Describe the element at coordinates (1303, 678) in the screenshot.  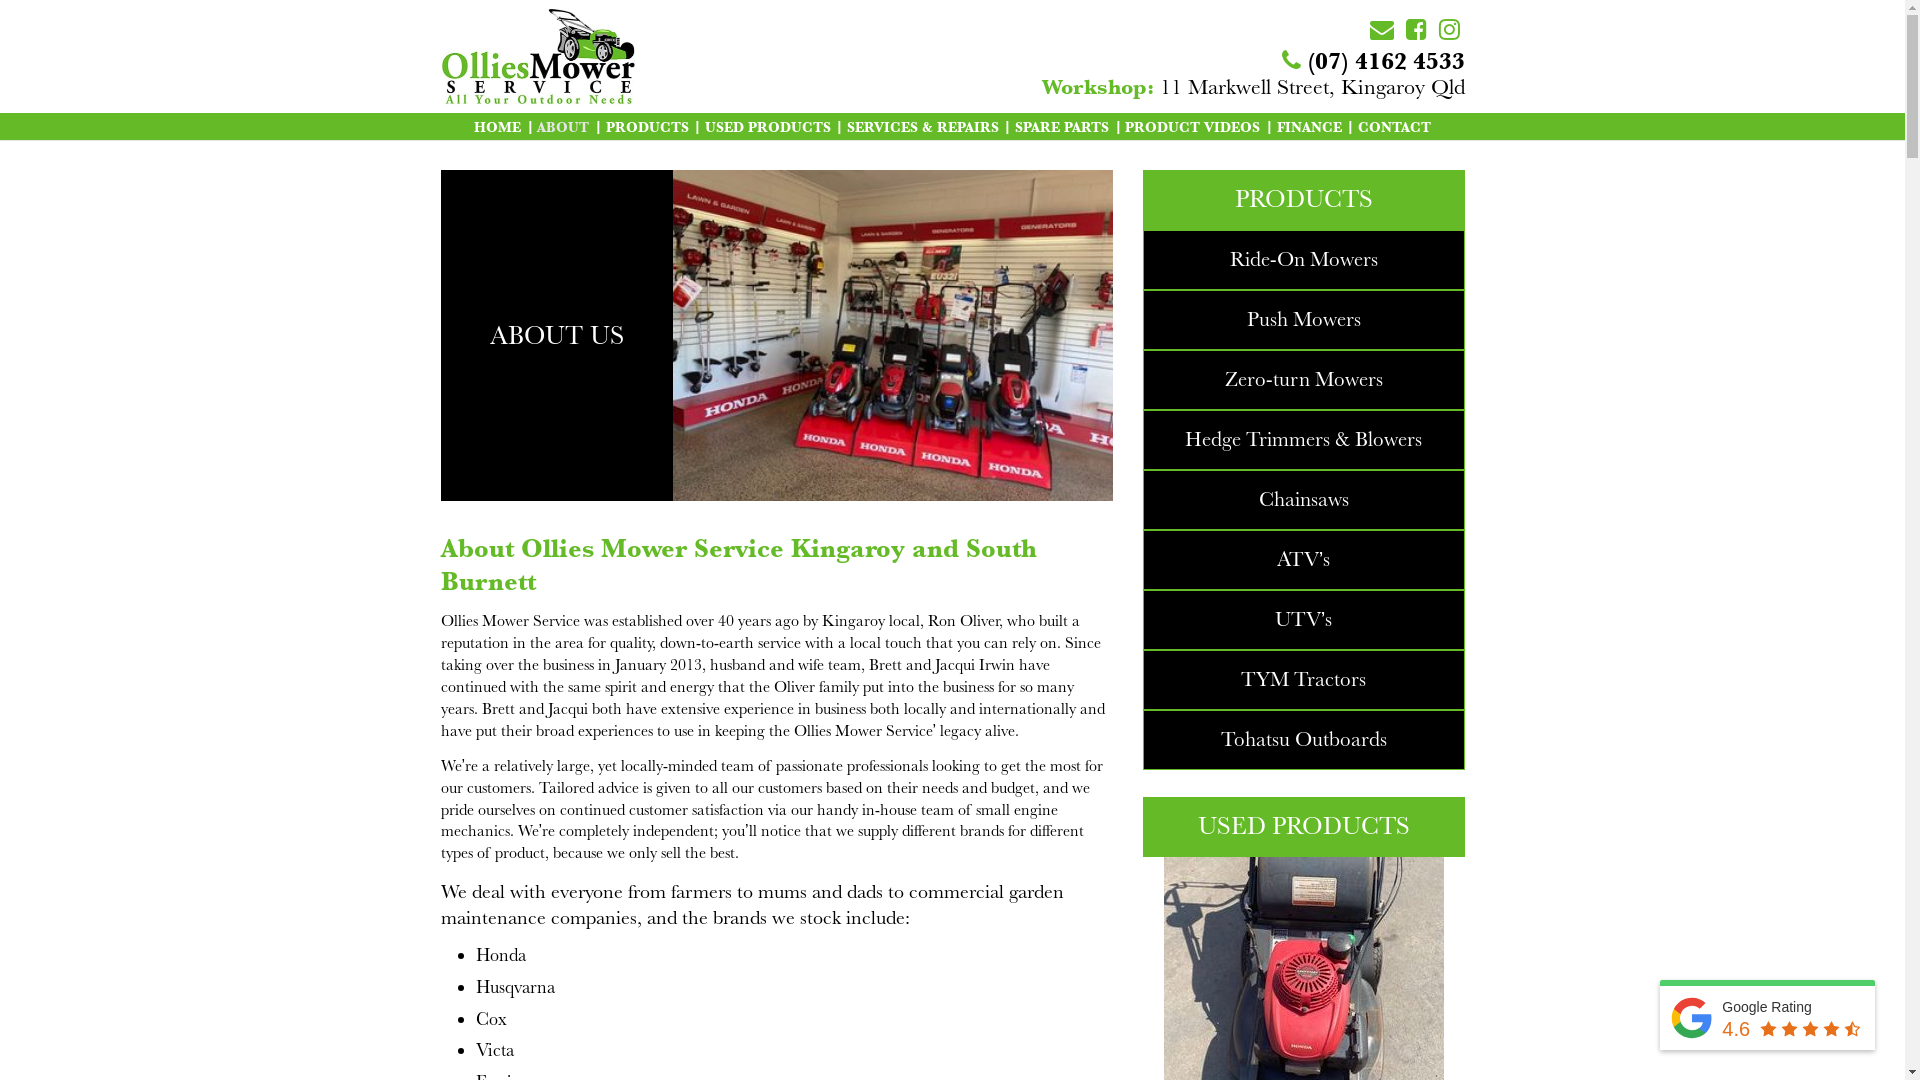
I see `'TYM Tractors'` at that location.